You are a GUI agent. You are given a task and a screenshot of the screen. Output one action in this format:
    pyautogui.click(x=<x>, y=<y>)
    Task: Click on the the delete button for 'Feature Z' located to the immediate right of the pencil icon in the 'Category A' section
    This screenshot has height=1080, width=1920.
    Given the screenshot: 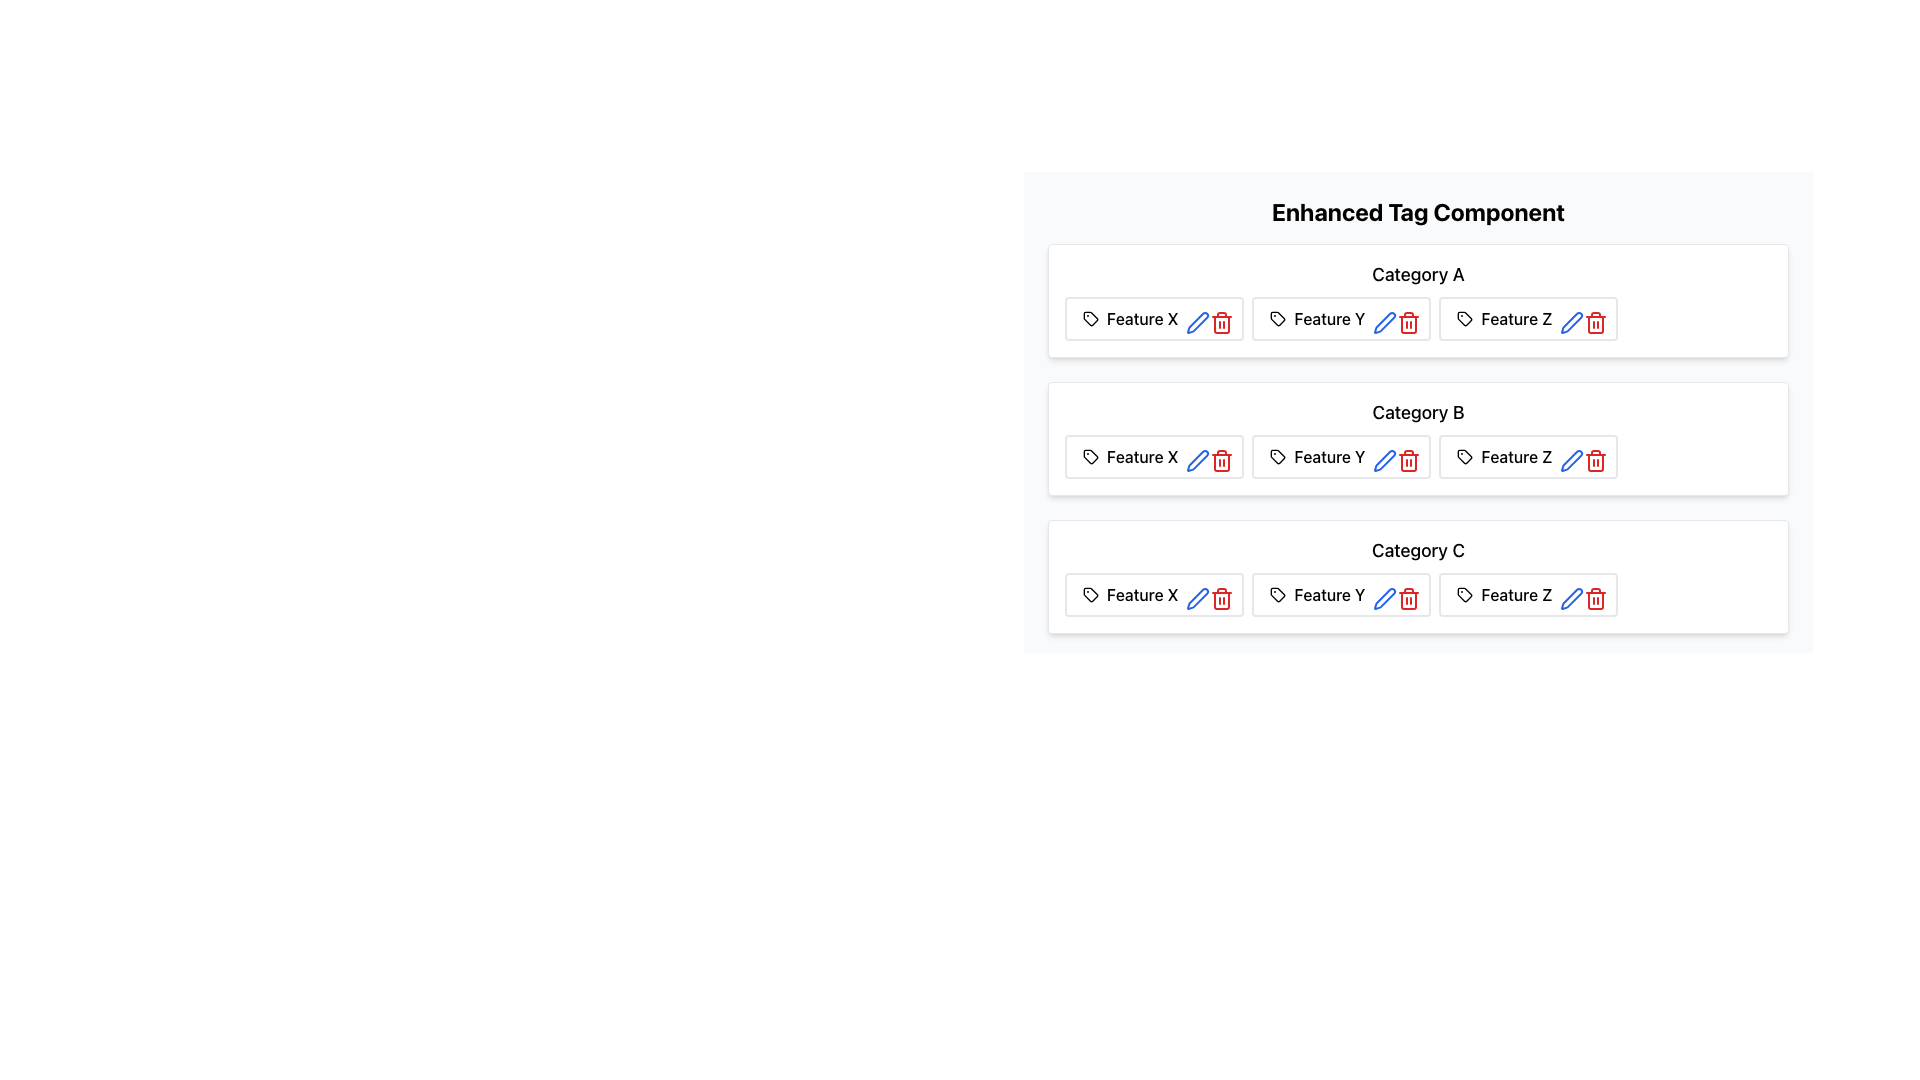 What is the action you would take?
    pyautogui.click(x=1591, y=593)
    